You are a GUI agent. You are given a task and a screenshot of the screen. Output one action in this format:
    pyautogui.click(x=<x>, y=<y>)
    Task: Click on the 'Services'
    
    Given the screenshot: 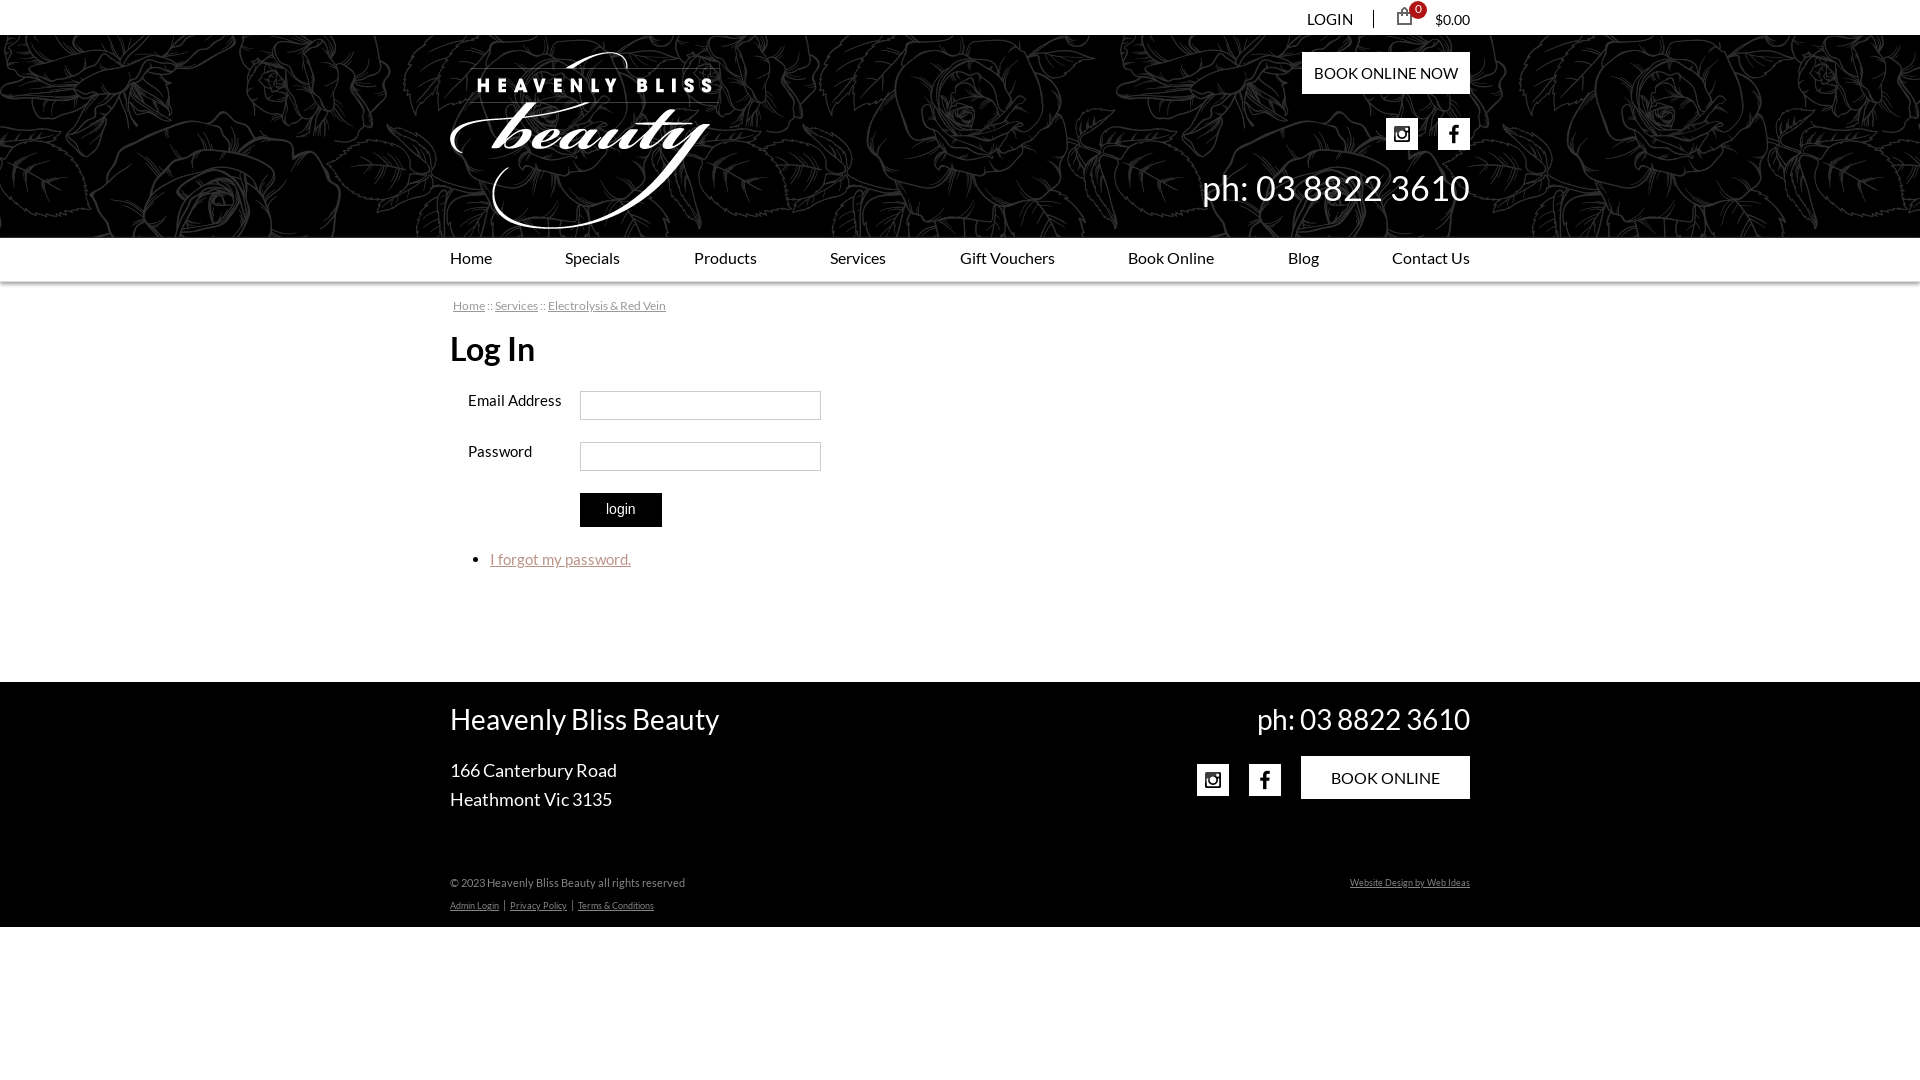 What is the action you would take?
    pyautogui.click(x=516, y=305)
    